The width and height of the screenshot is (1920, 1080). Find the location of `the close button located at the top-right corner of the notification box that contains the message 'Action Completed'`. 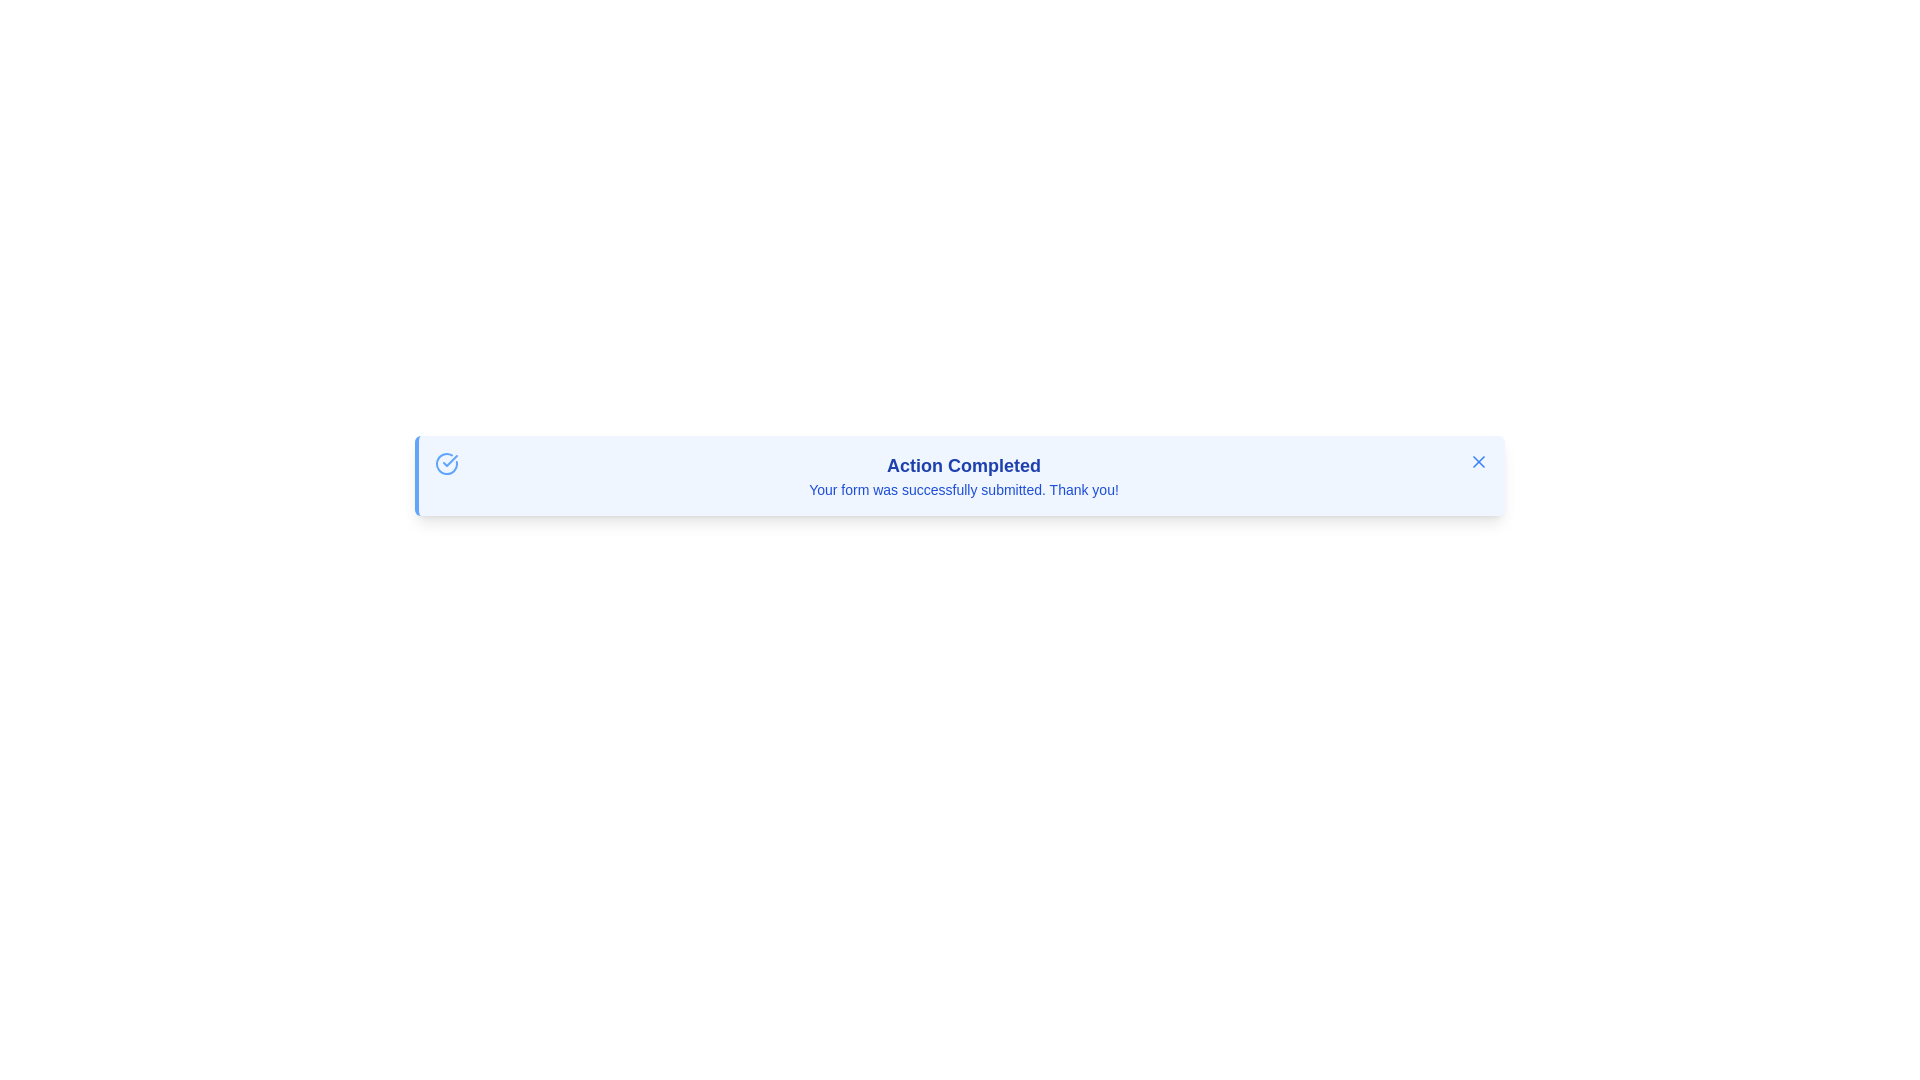

the close button located at the top-right corner of the notification box that contains the message 'Action Completed' is located at coordinates (1478, 462).